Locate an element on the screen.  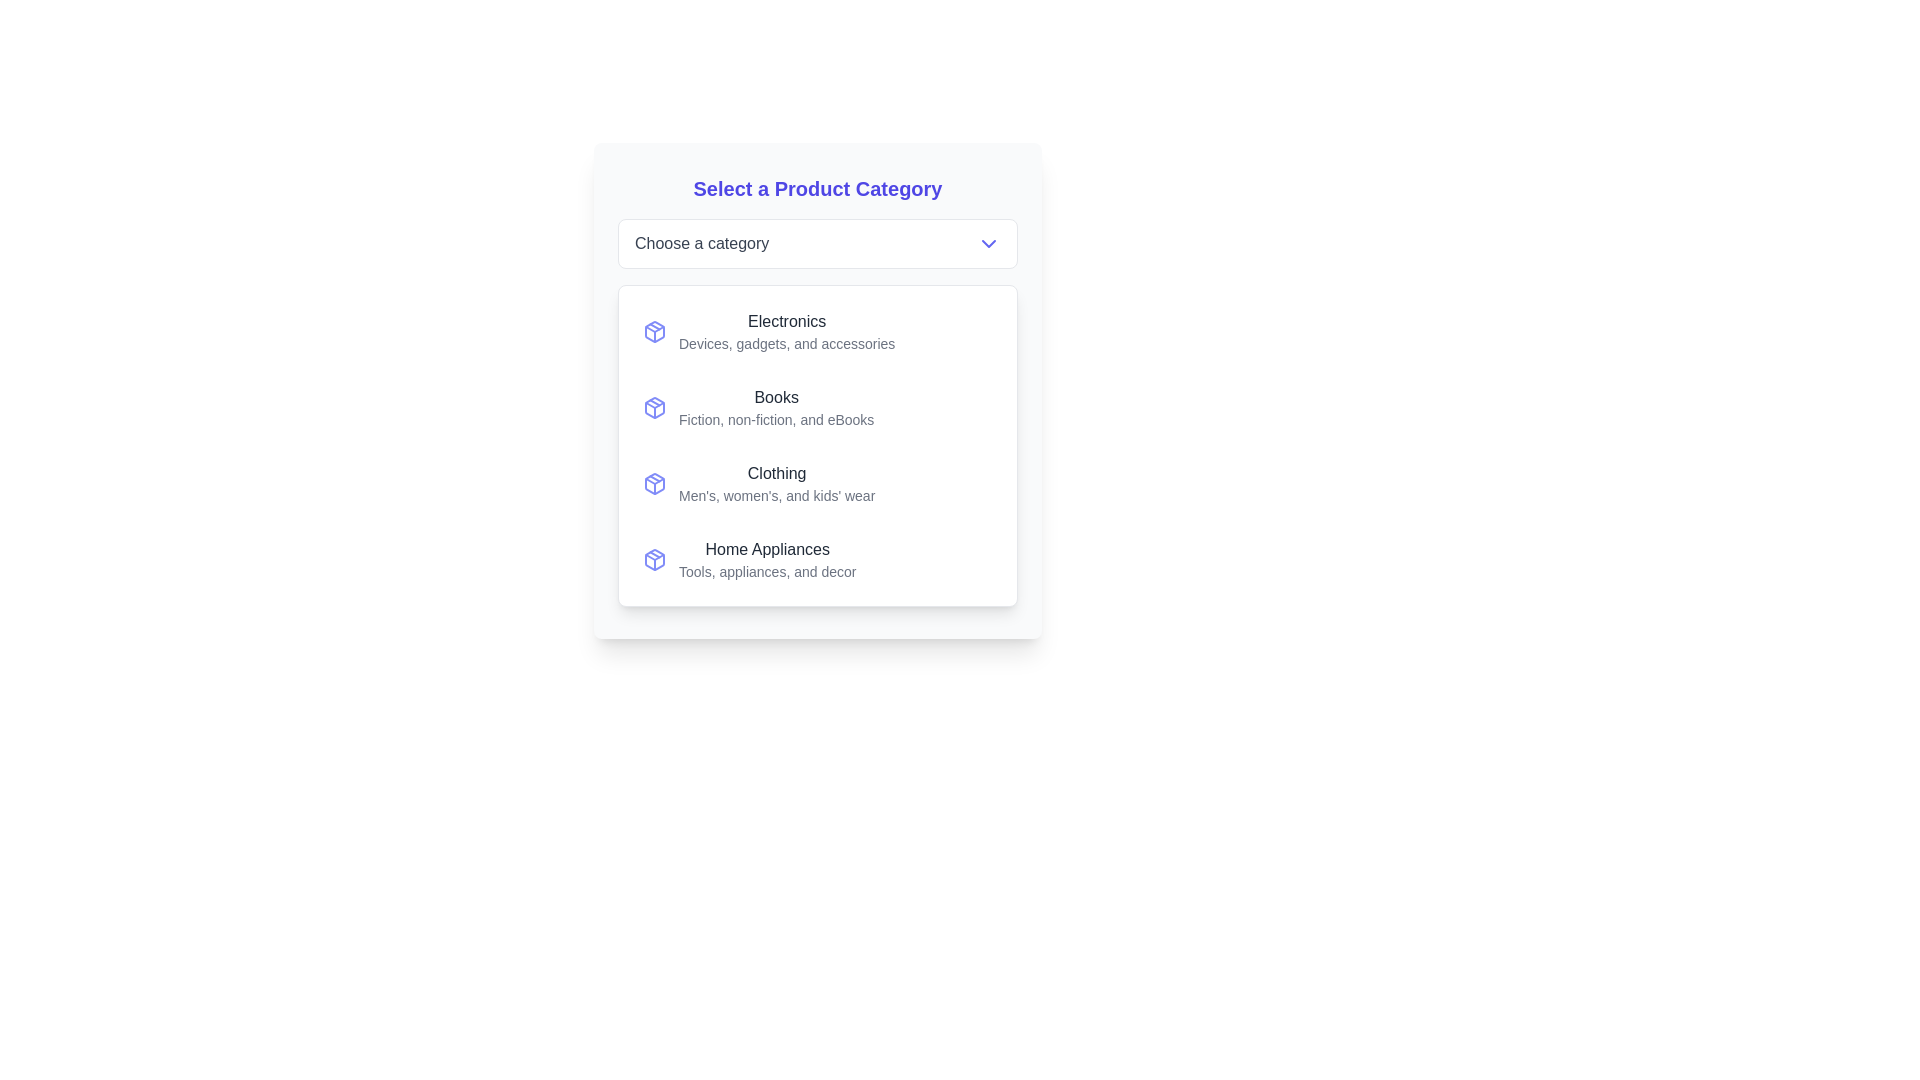
the text label displaying 'Fiction, non-fiction, and eBooks' located below the 'Books' label to read its description is located at coordinates (775, 419).